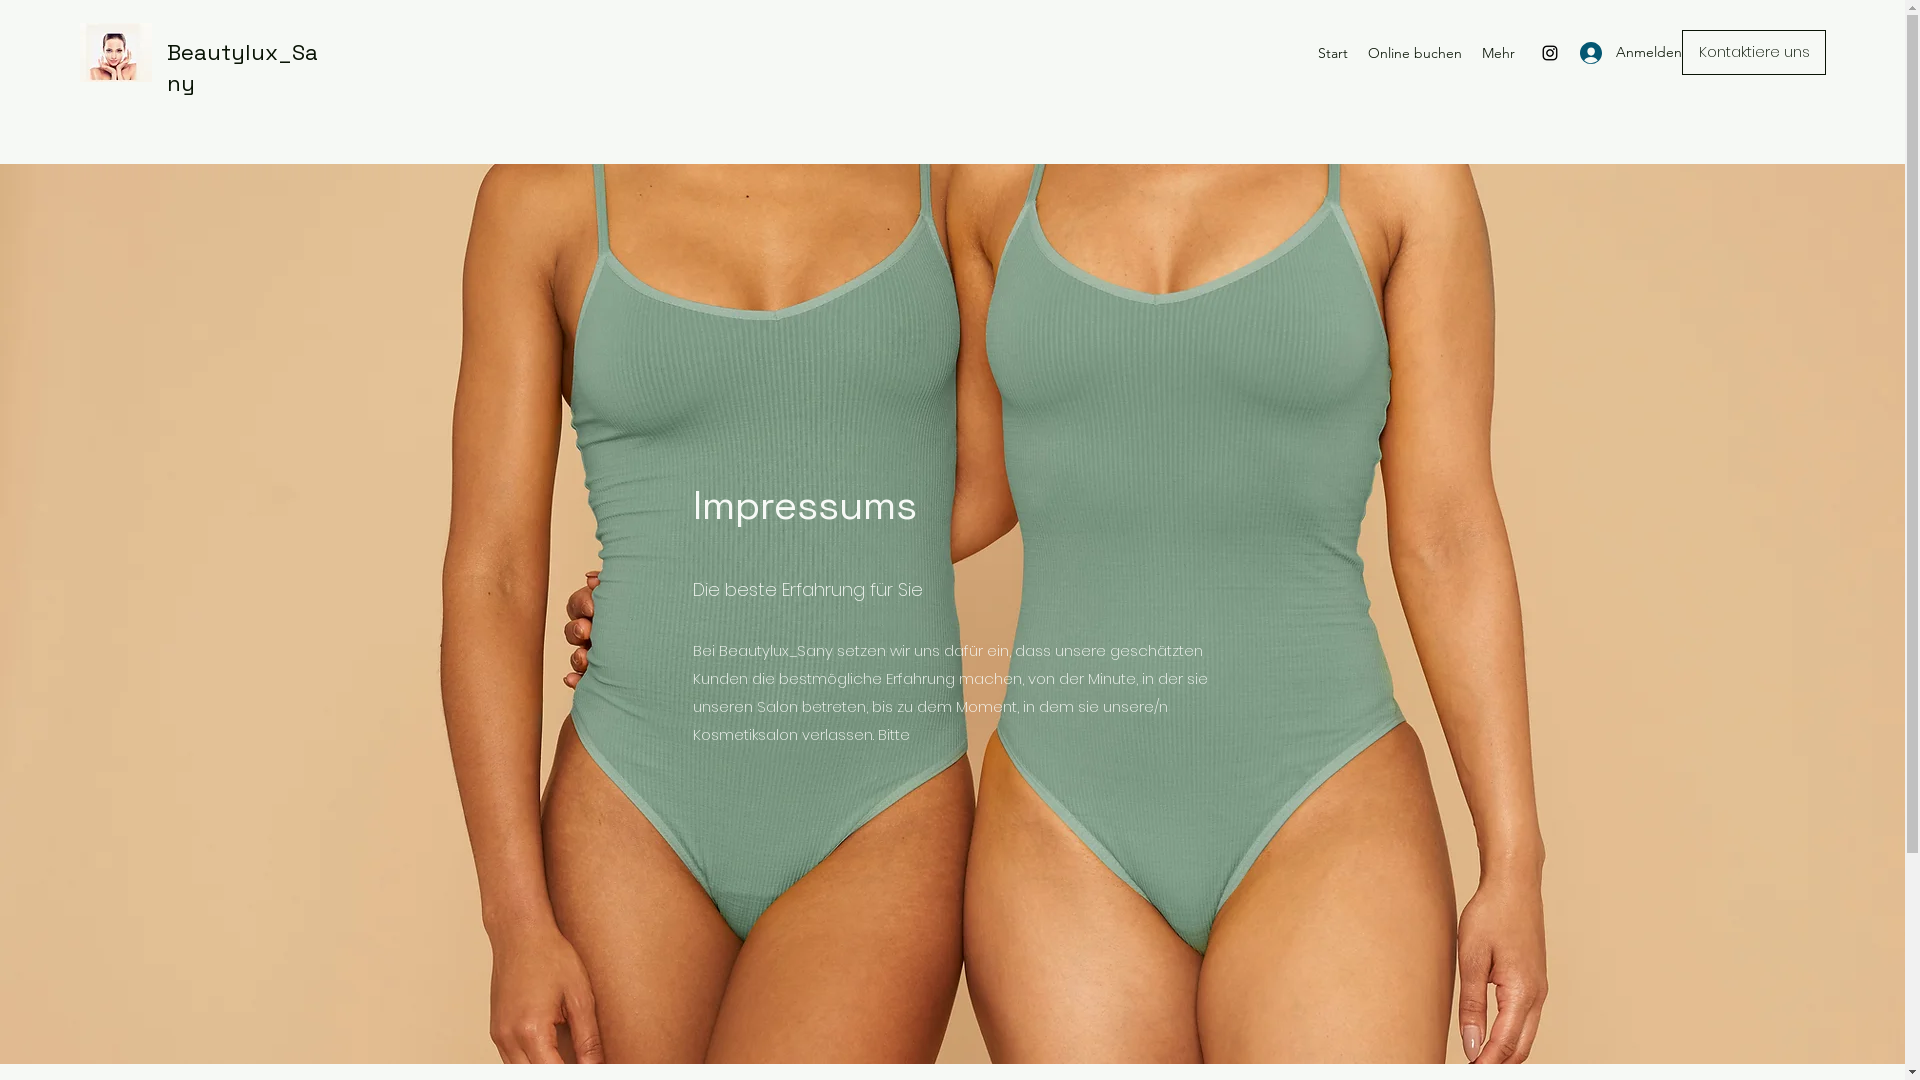  What do you see at coordinates (1611, 51) in the screenshot?
I see `'Anmelden'` at bounding box center [1611, 51].